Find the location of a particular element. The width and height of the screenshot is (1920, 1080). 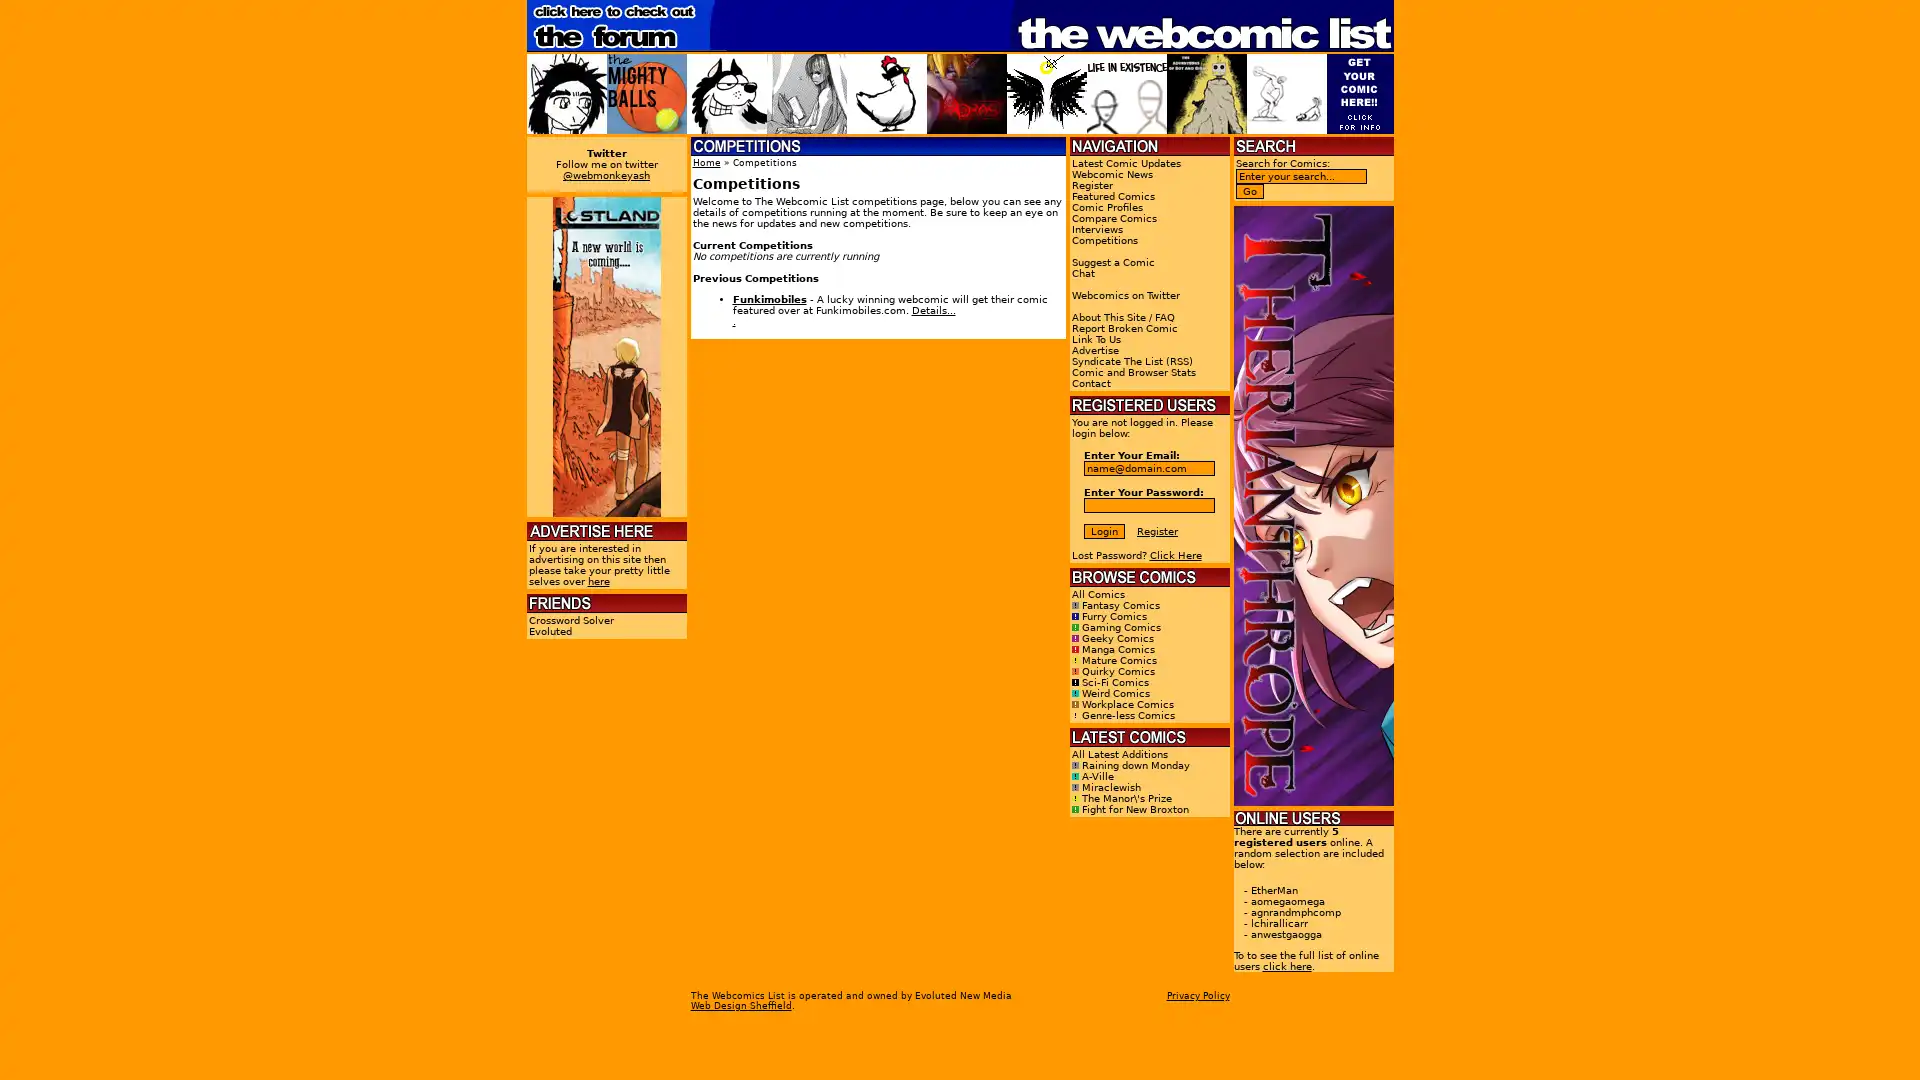

Go is located at coordinates (1247, 191).